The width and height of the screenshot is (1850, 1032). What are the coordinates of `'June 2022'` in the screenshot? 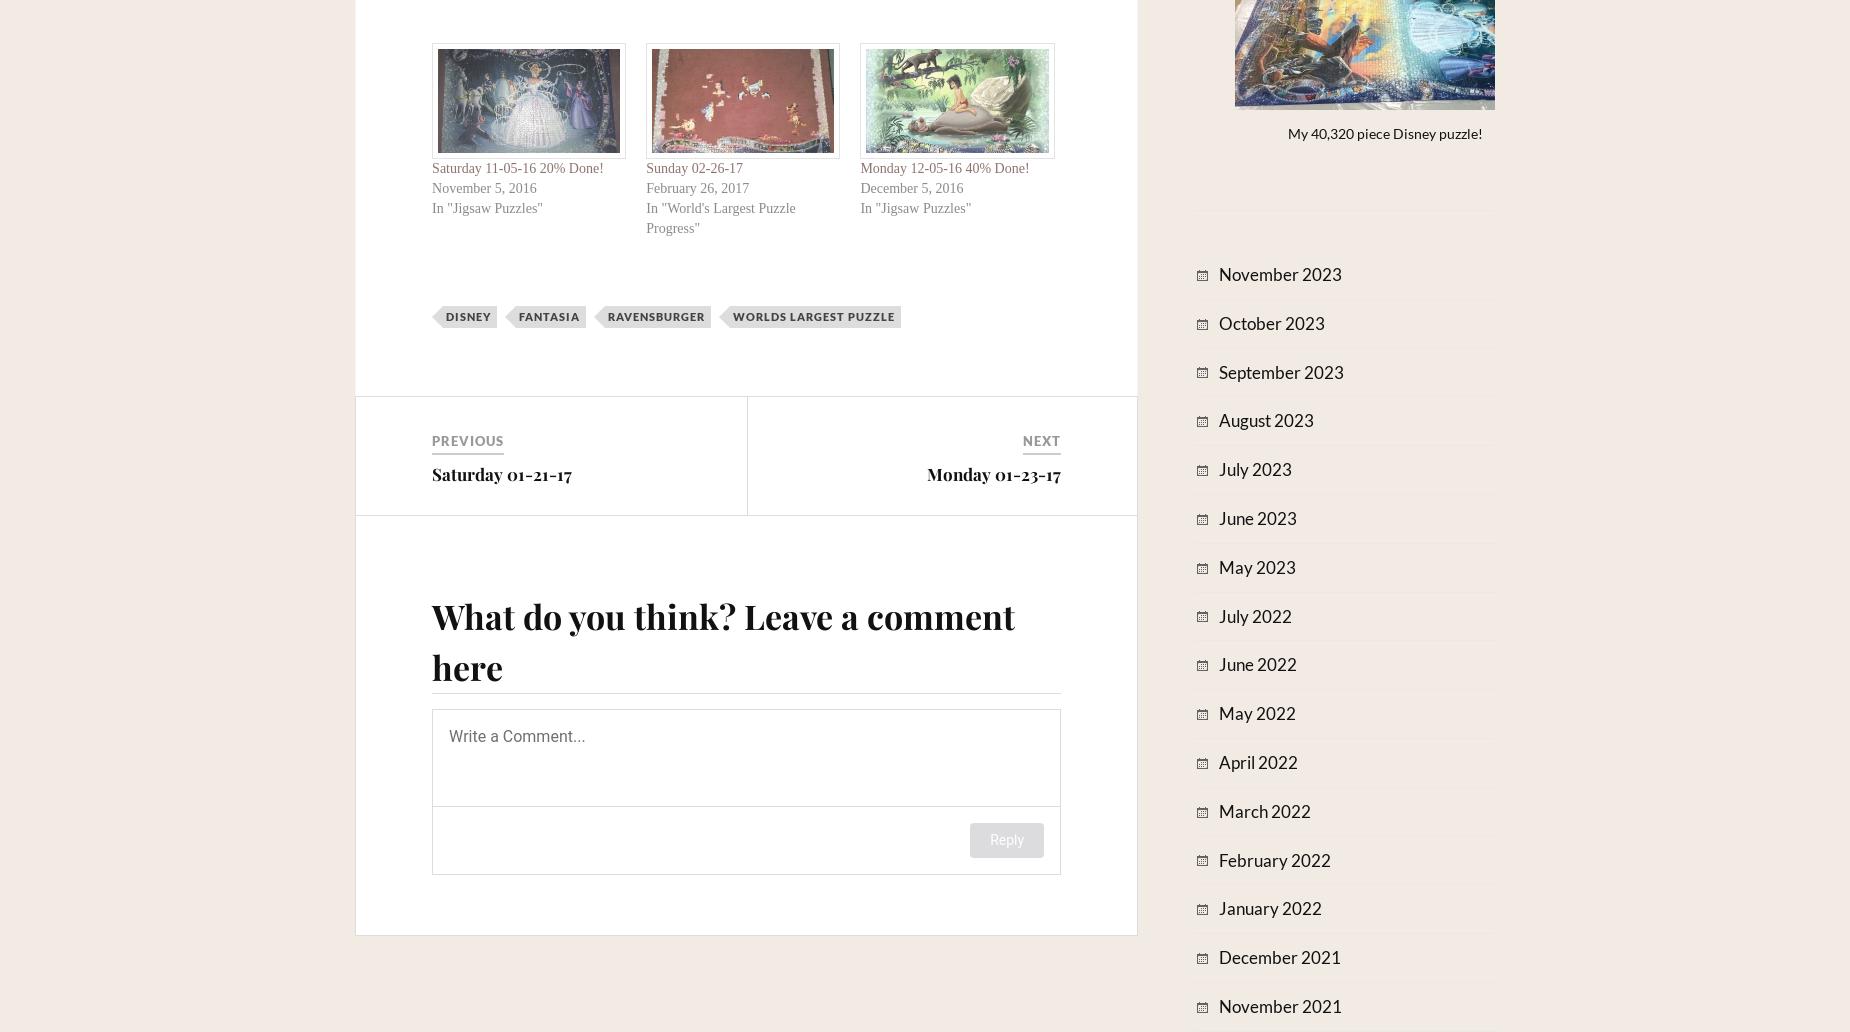 It's located at (1257, 663).